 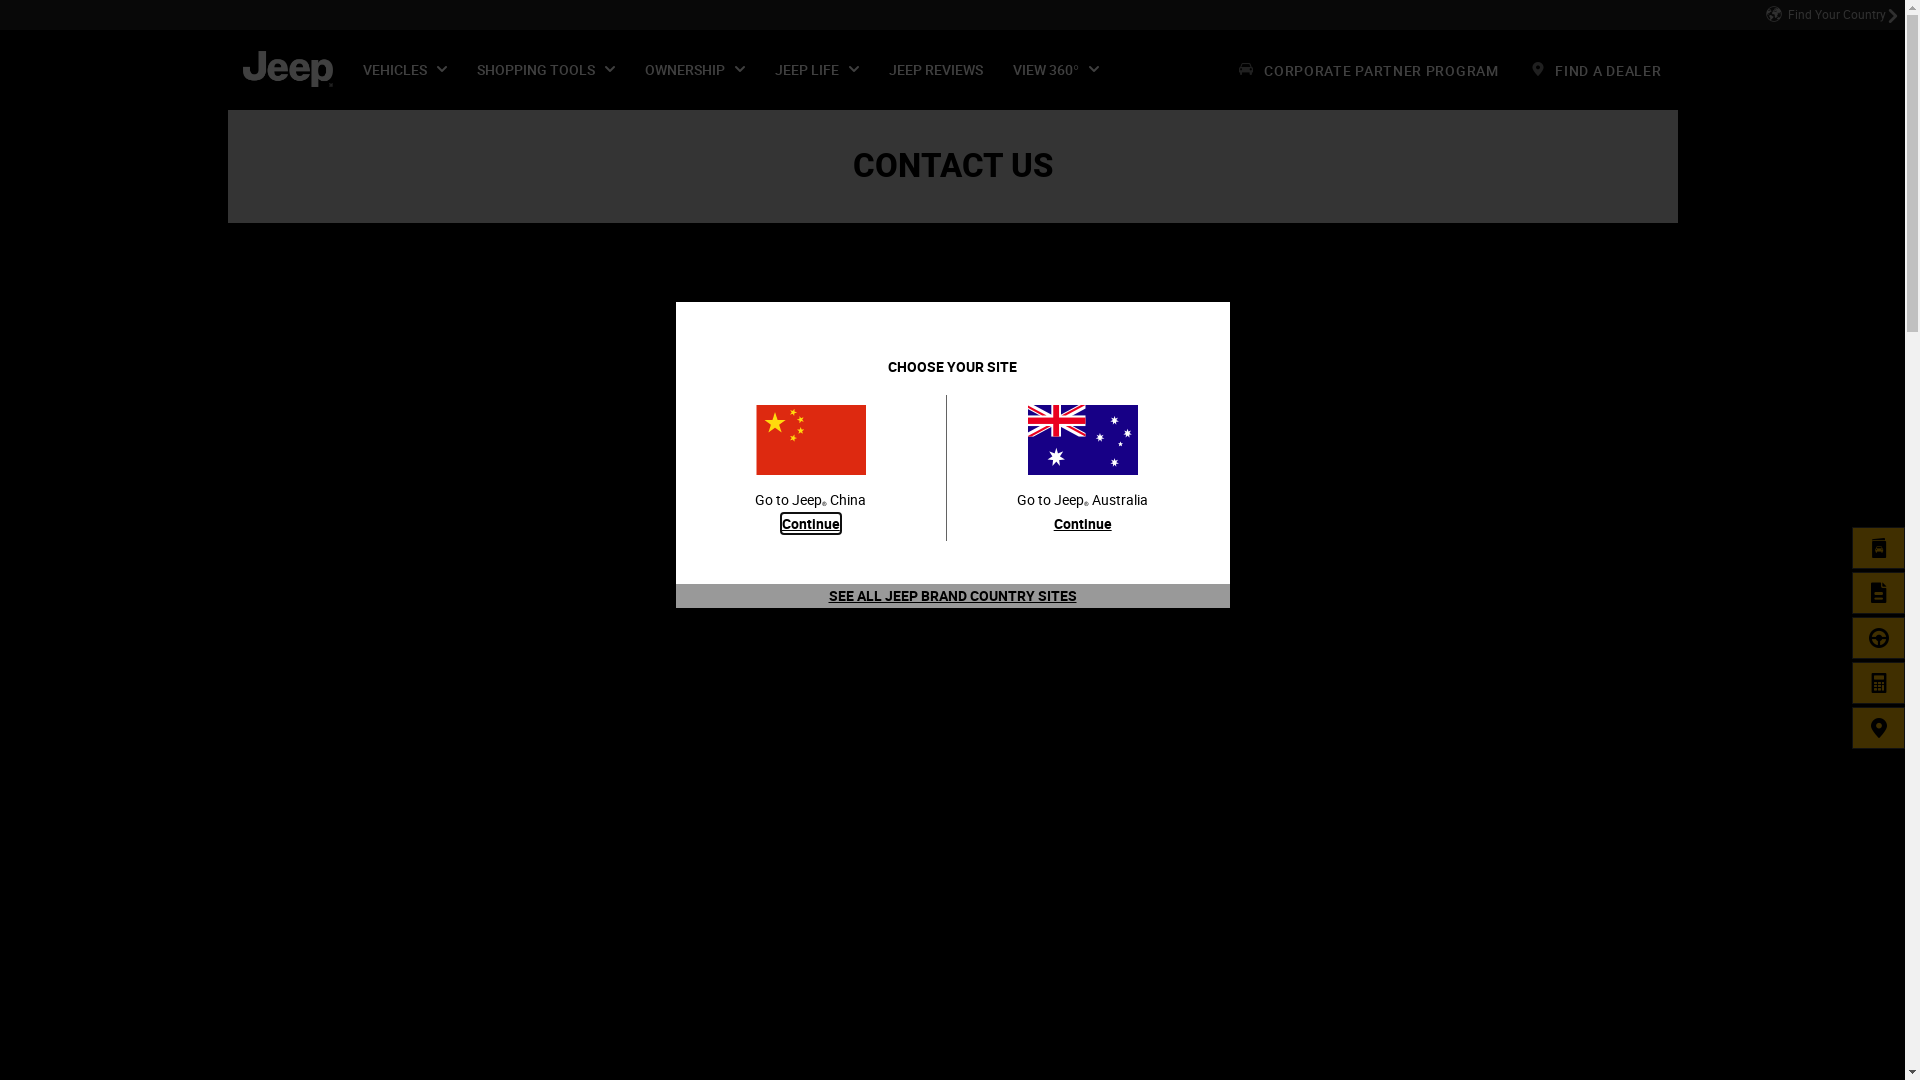 I want to click on 'SEE ALL JEEP BRAND COUNTRY SITES', so click(x=950, y=594).